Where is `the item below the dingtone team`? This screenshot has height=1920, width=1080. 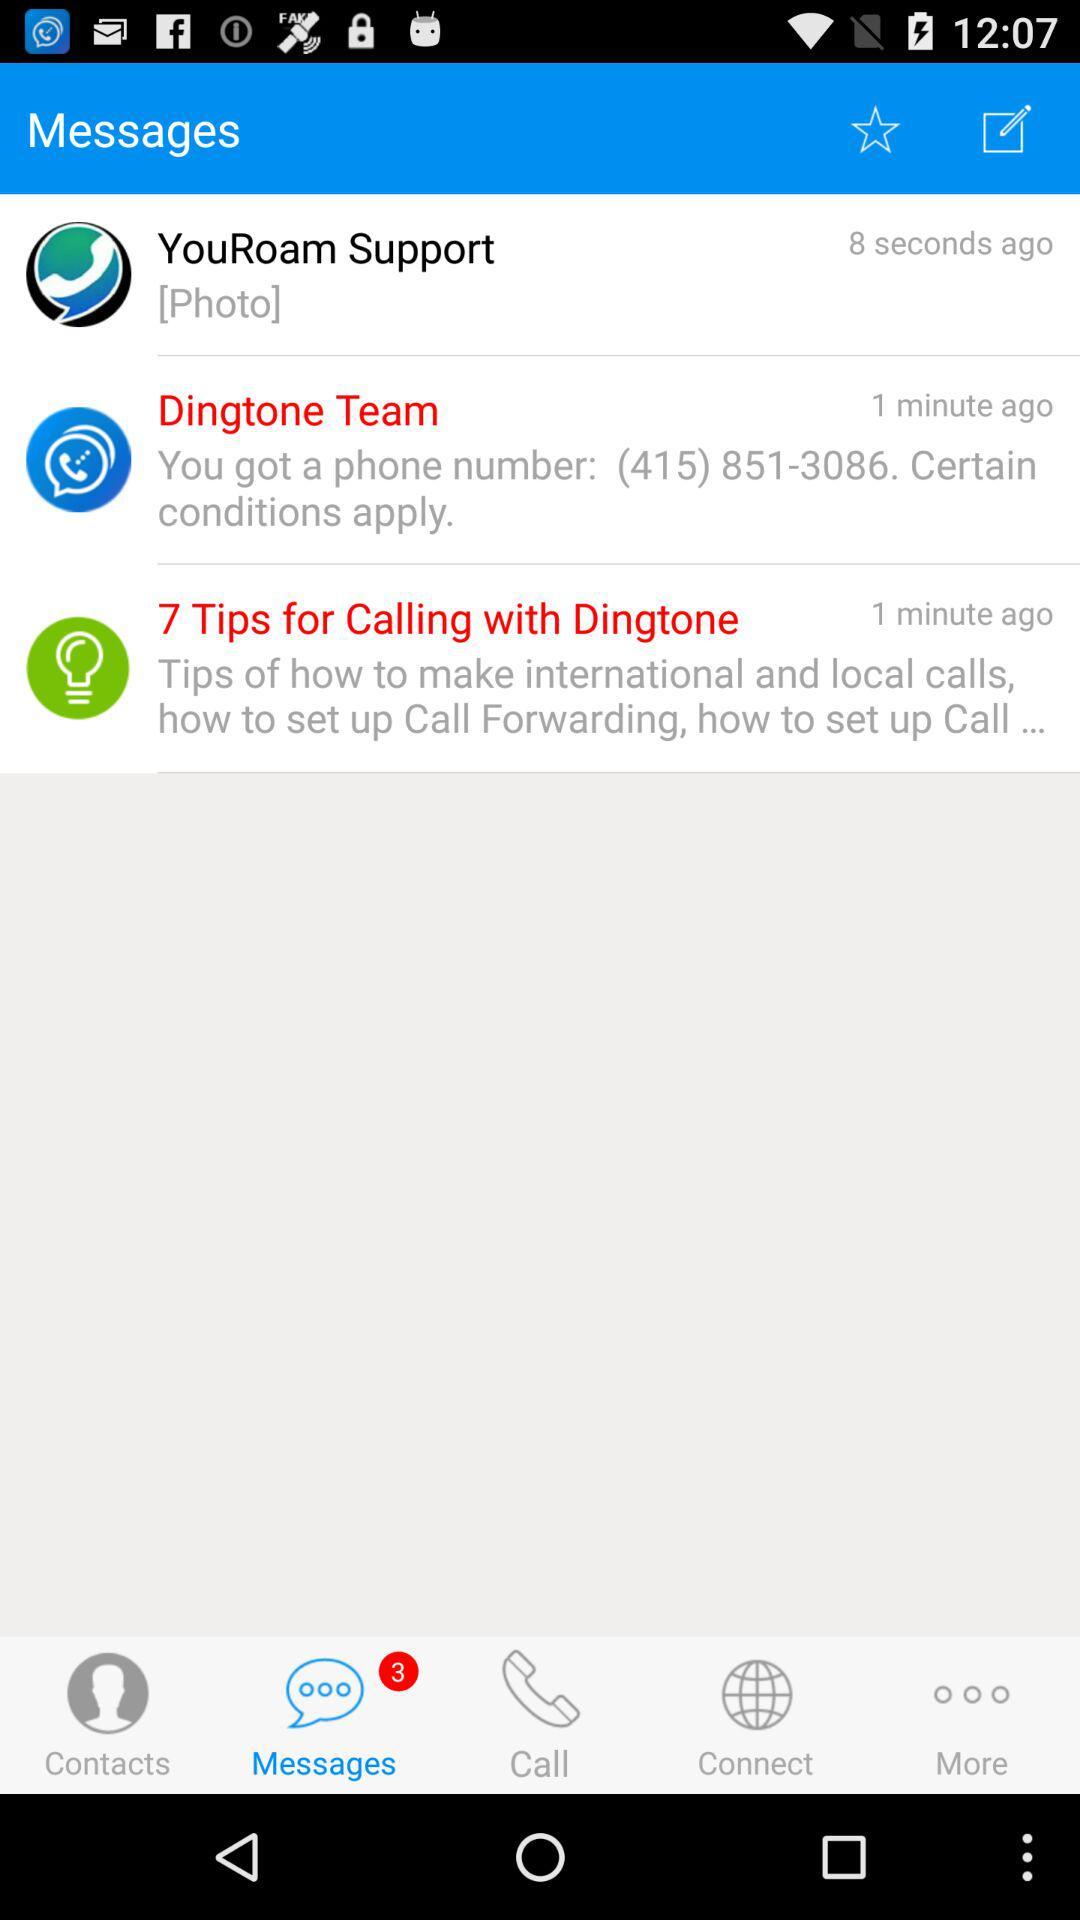 the item below the dingtone team is located at coordinates (604, 487).